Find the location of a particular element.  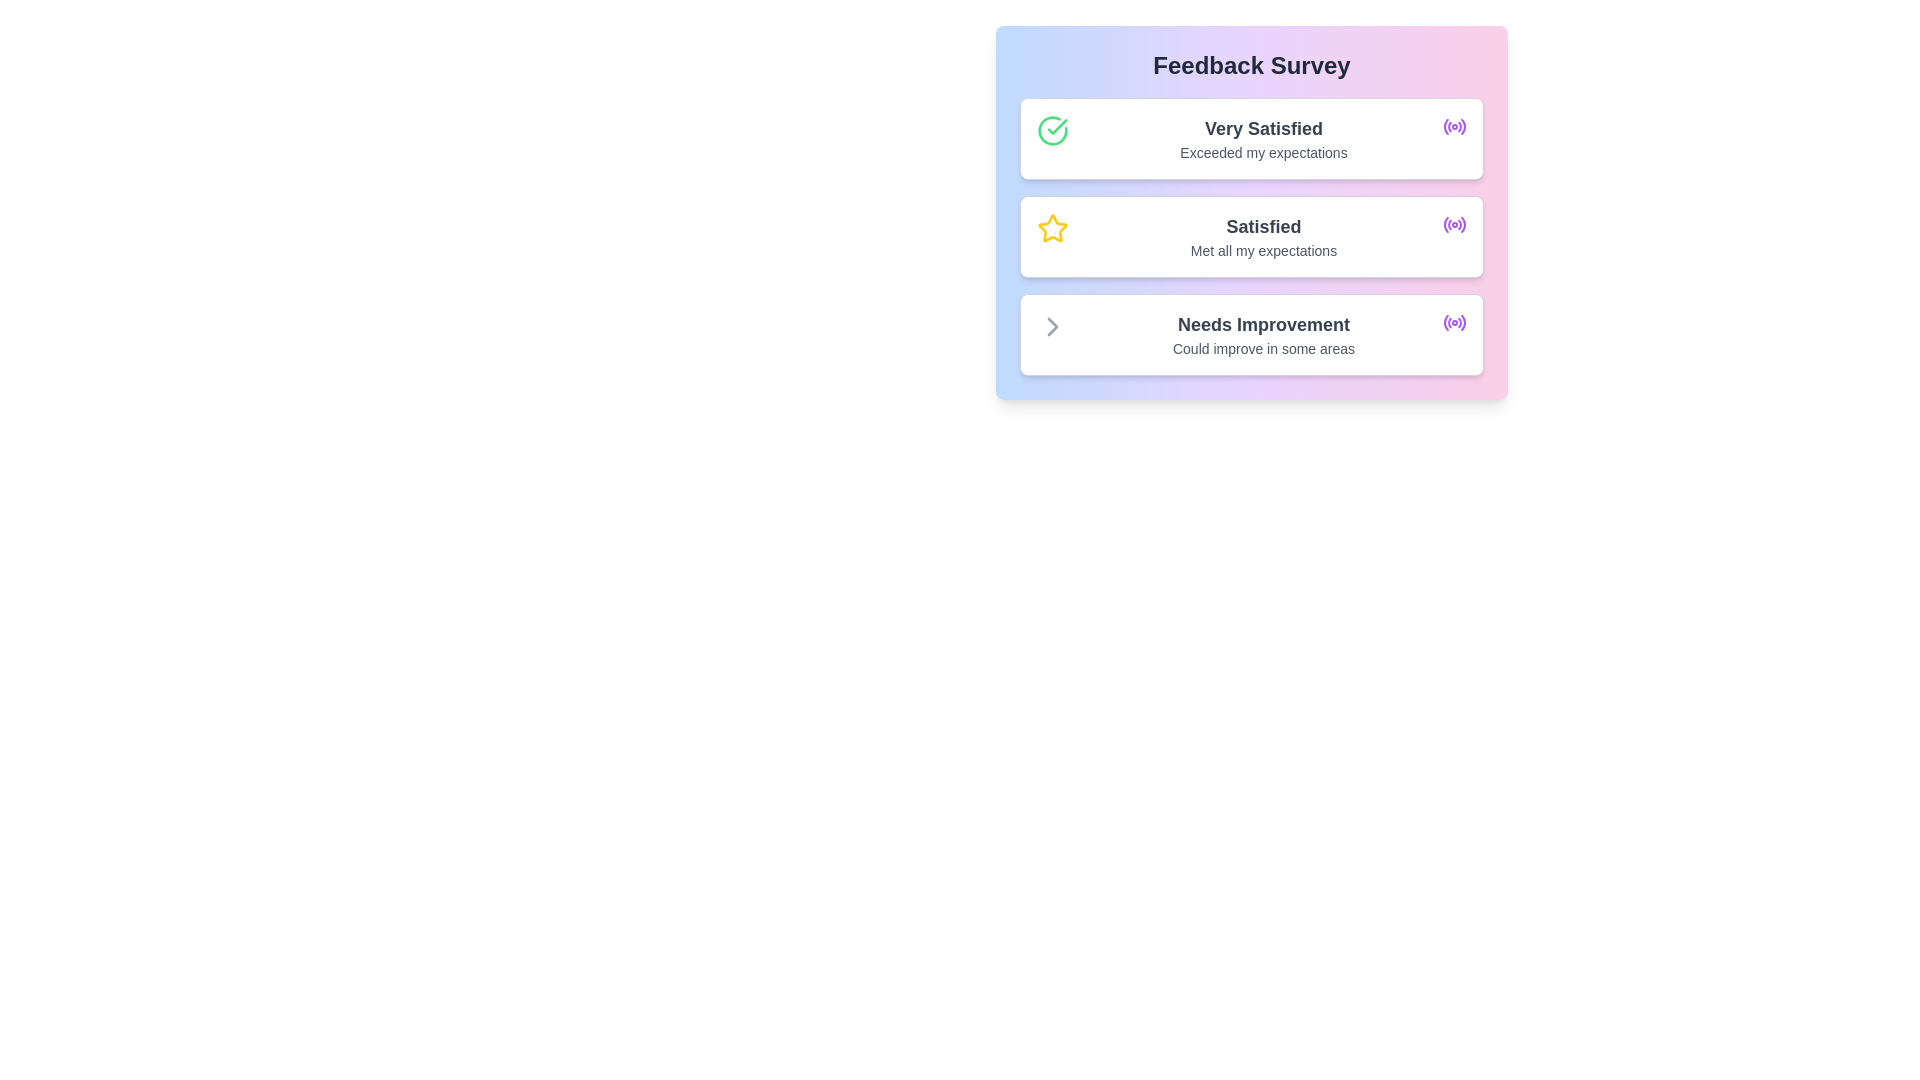

the 'Very Satisfied' option in the feedback selection interface, which is the first item in the list and indicates the sentiment 'Very Satisfied.' is located at coordinates (1262, 137).